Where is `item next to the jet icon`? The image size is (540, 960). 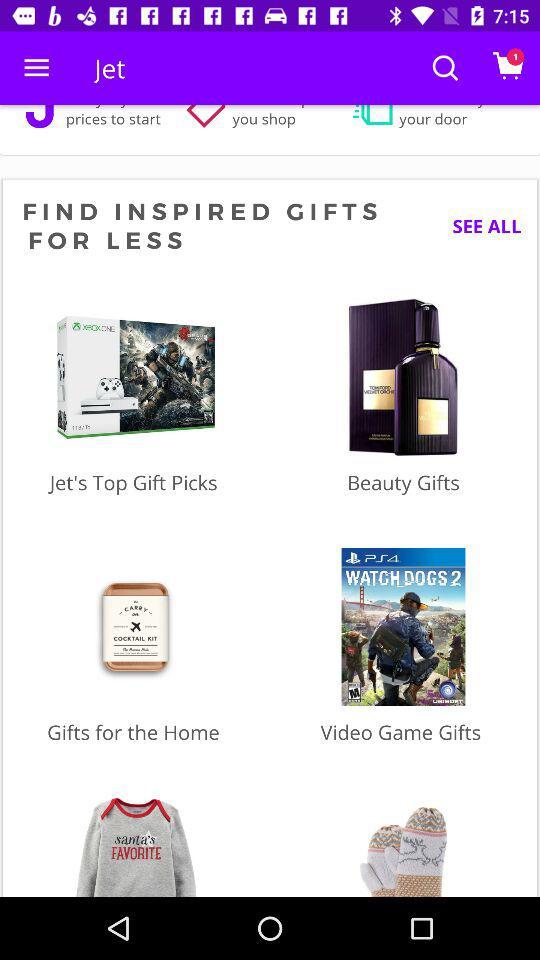 item next to the jet icon is located at coordinates (36, 68).